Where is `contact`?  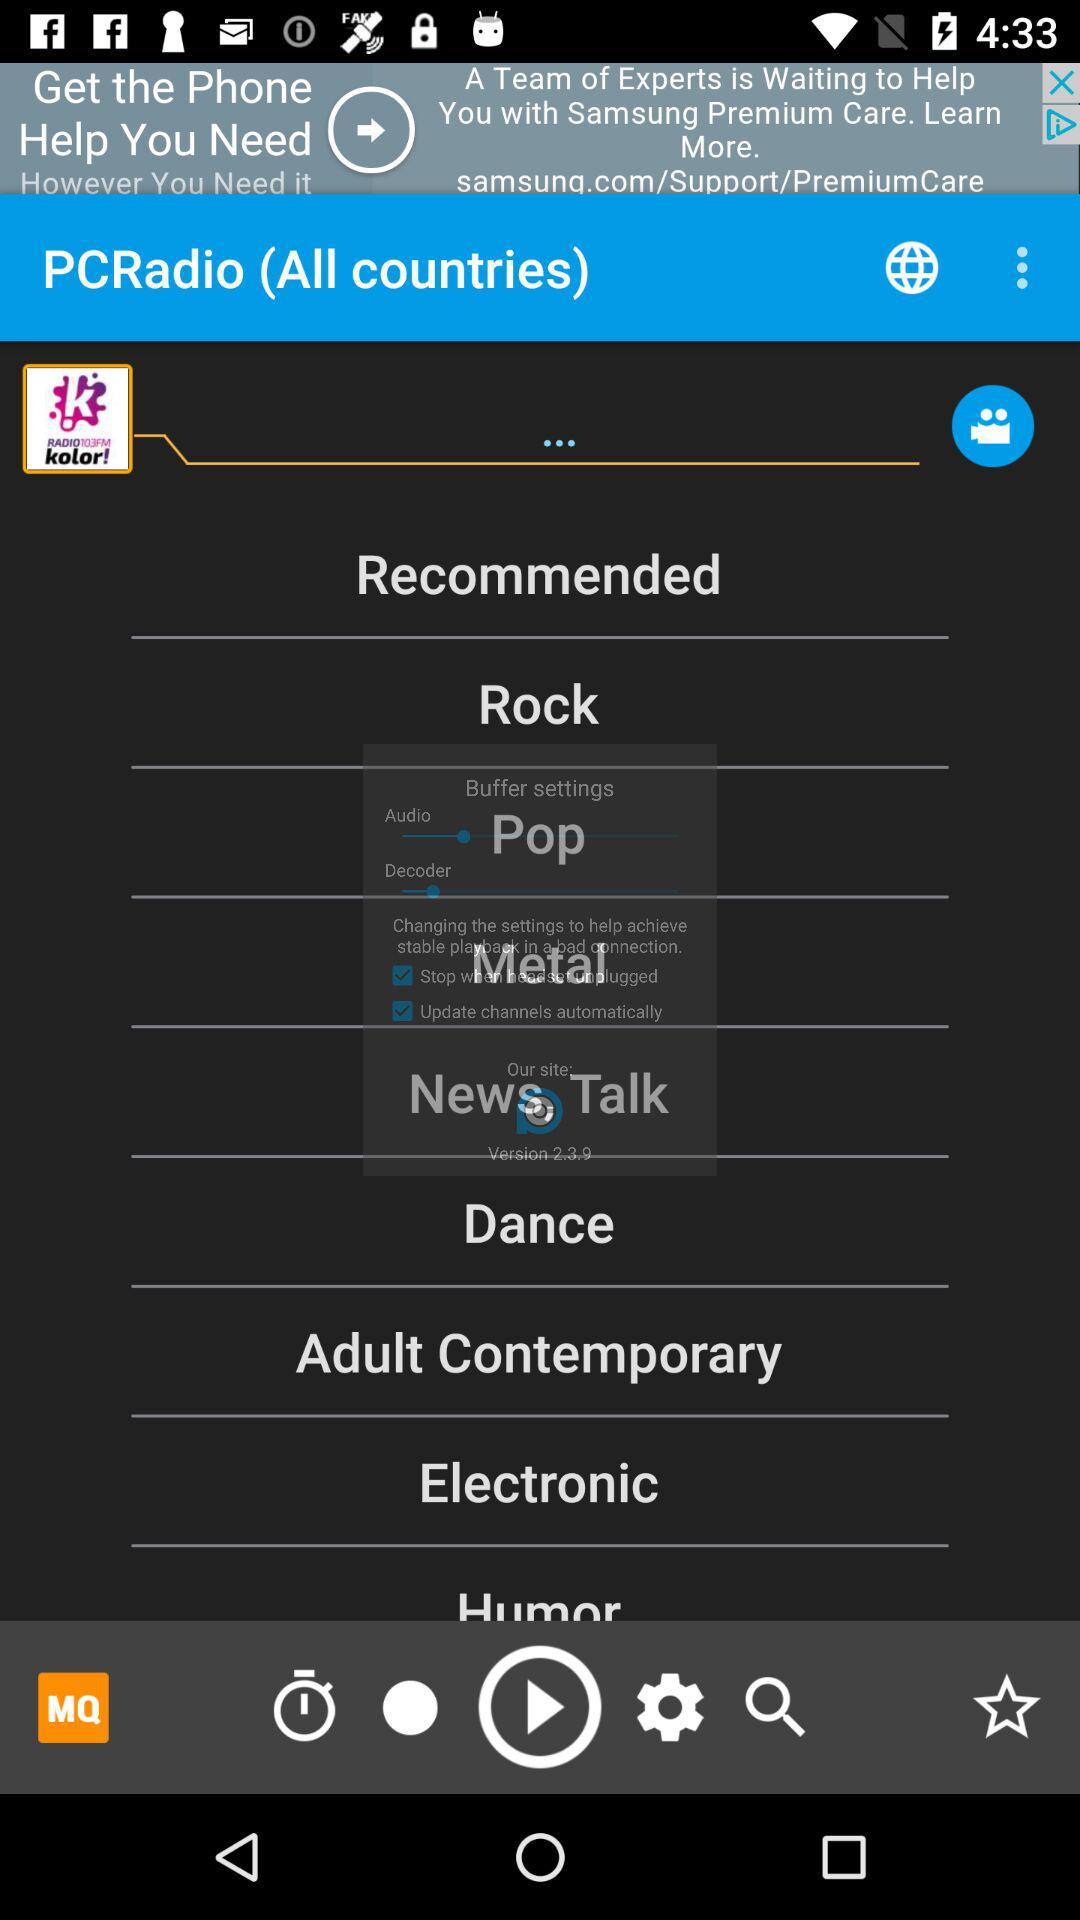
contact is located at coordinates (992, 434).